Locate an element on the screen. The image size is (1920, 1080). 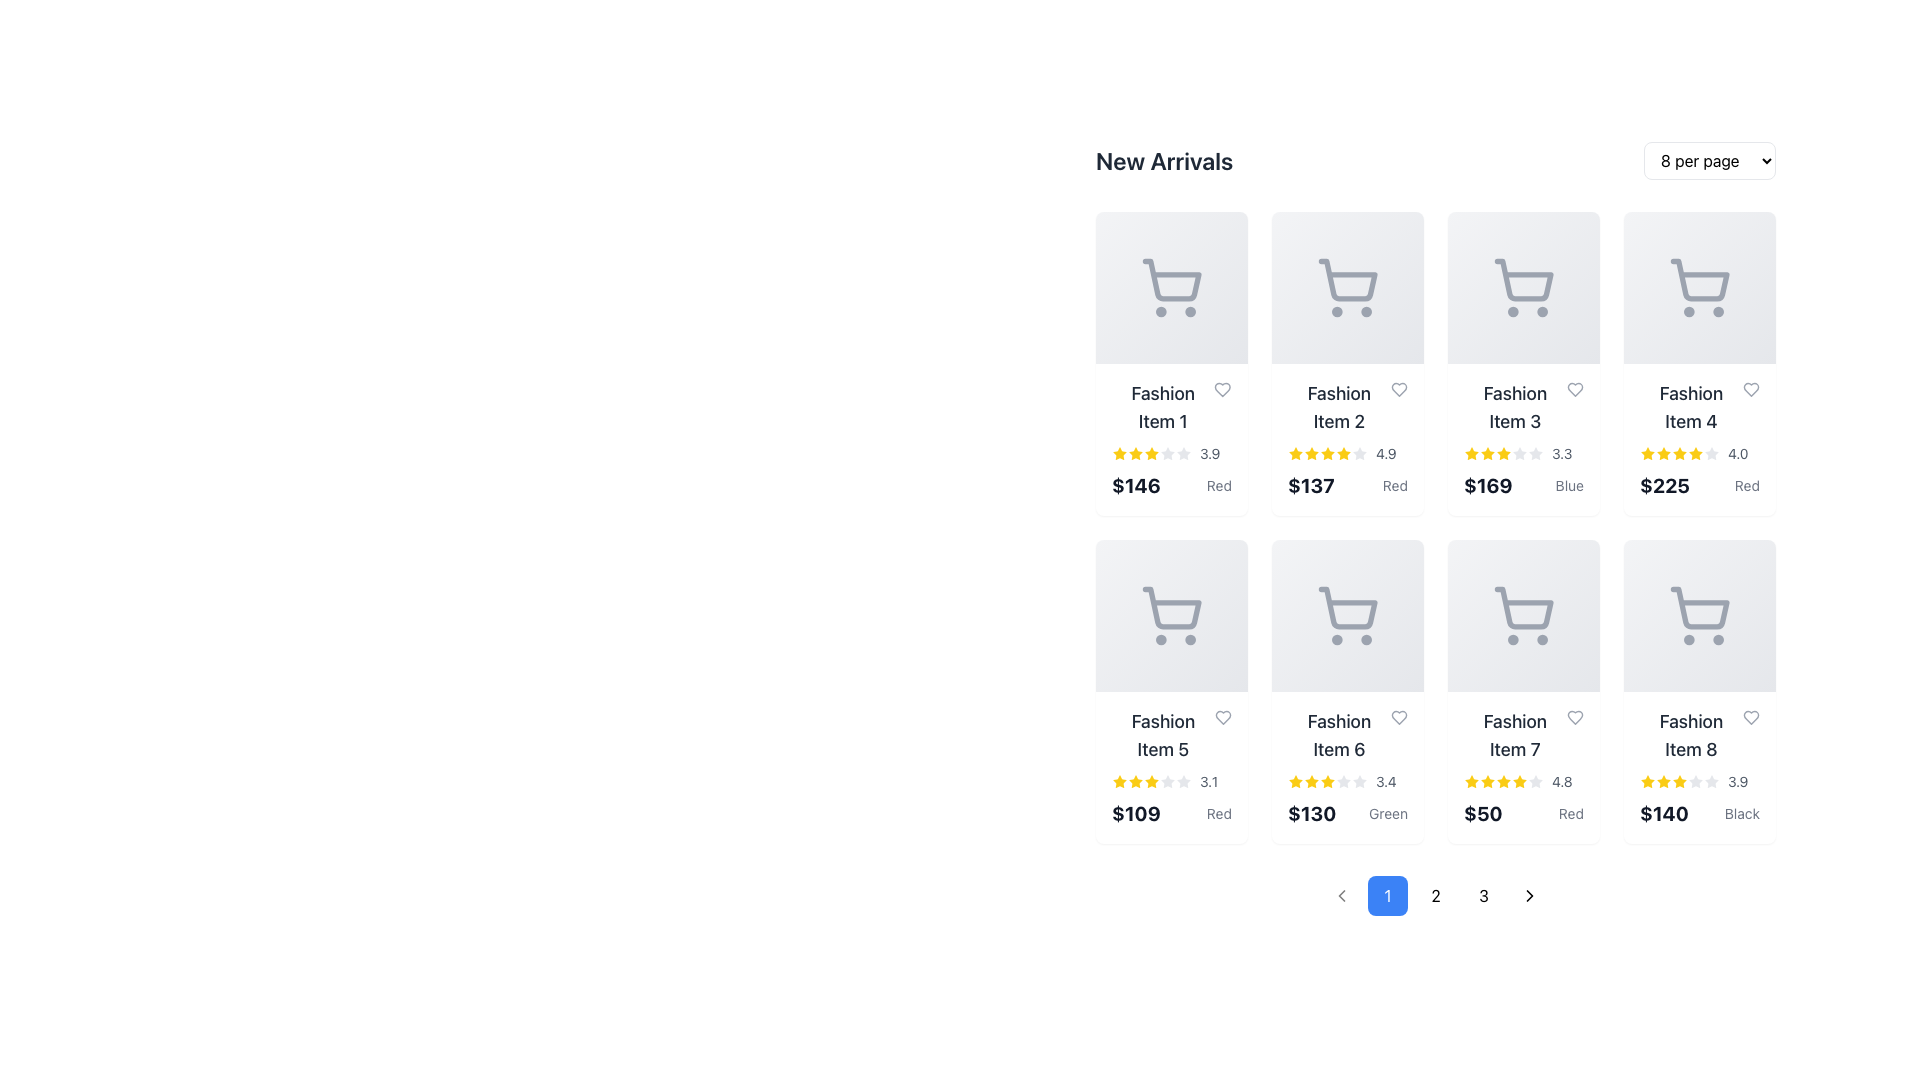
the fourth star rating icon for the product 'Fashion Item 4' in the 'New Arrivals' section is located at coordinates (1694, 453).